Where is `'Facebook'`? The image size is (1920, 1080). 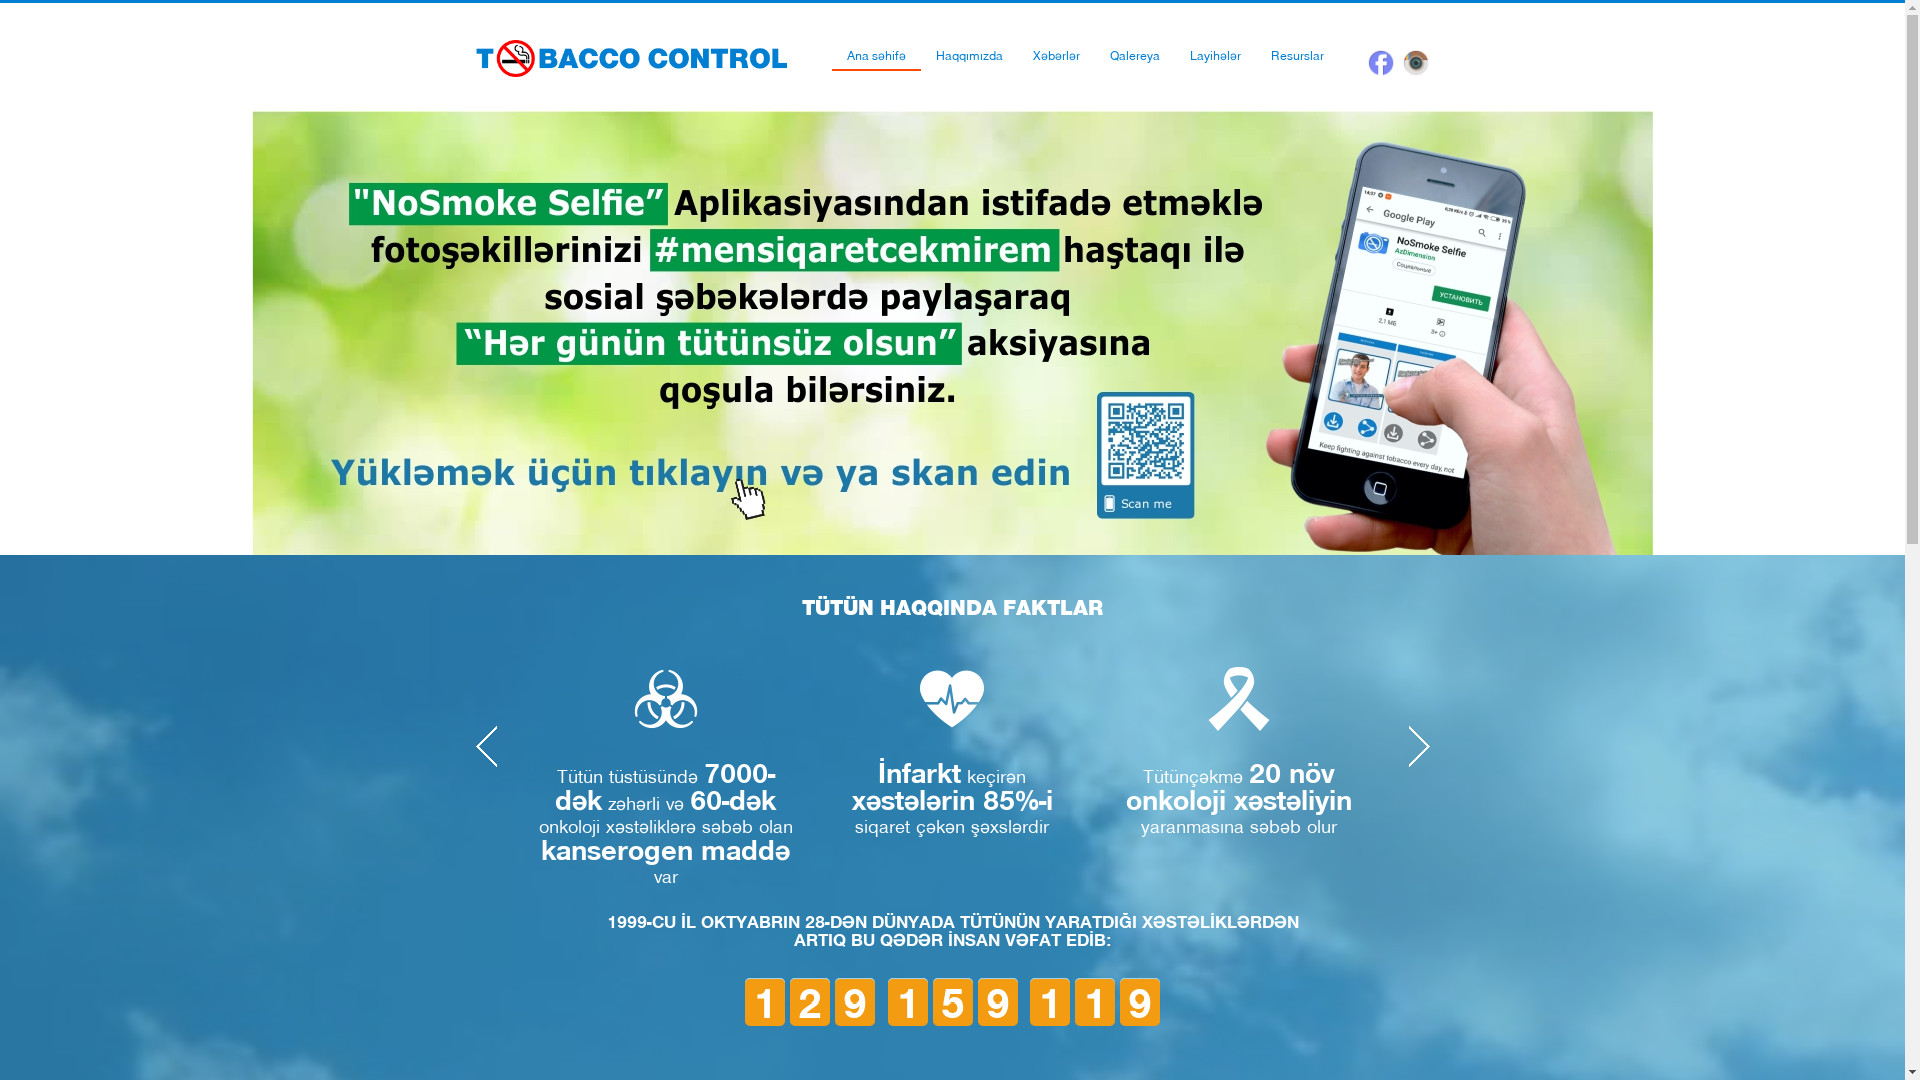 'Facebook' is located at coordinates (1380, 61).